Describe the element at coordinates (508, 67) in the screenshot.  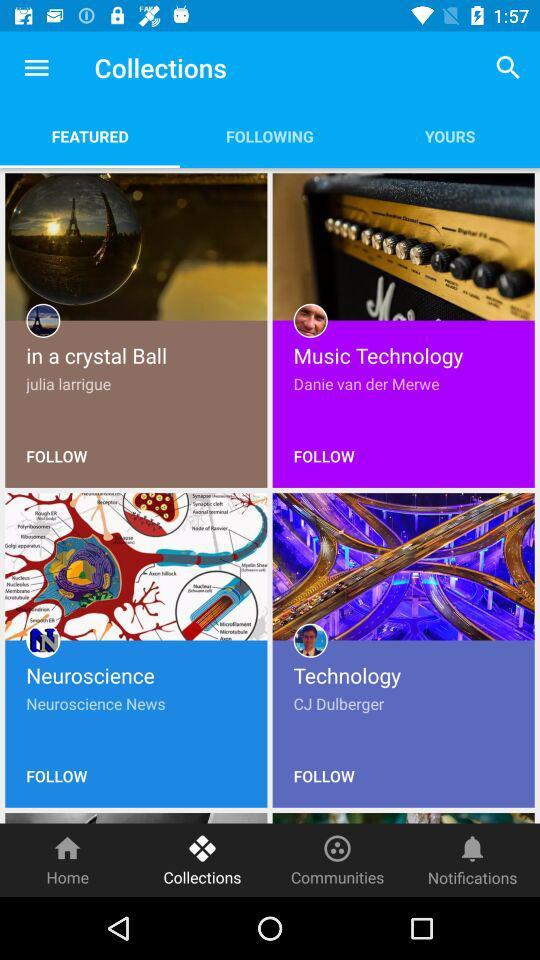
I see `the item to the right of the following item` at that location.